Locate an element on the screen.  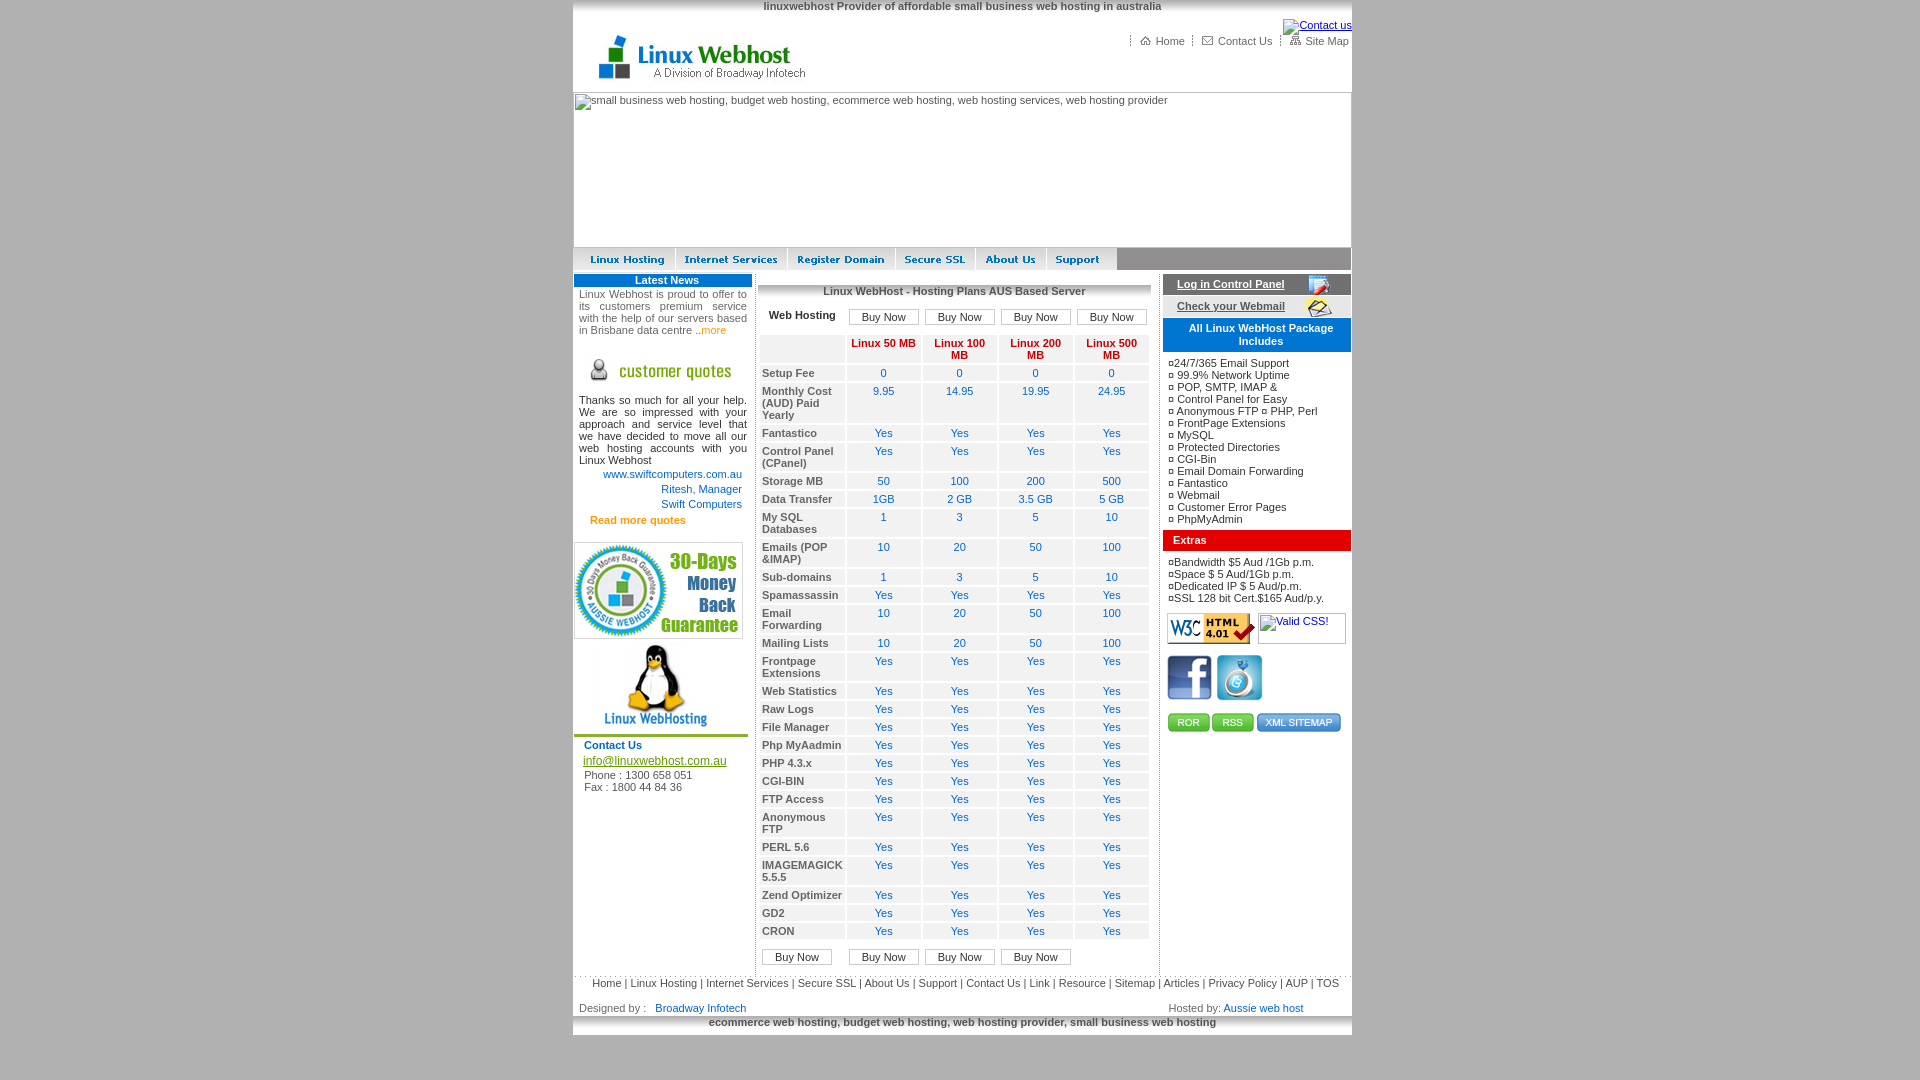
'Articles' is located at coordinates (1182, 982).